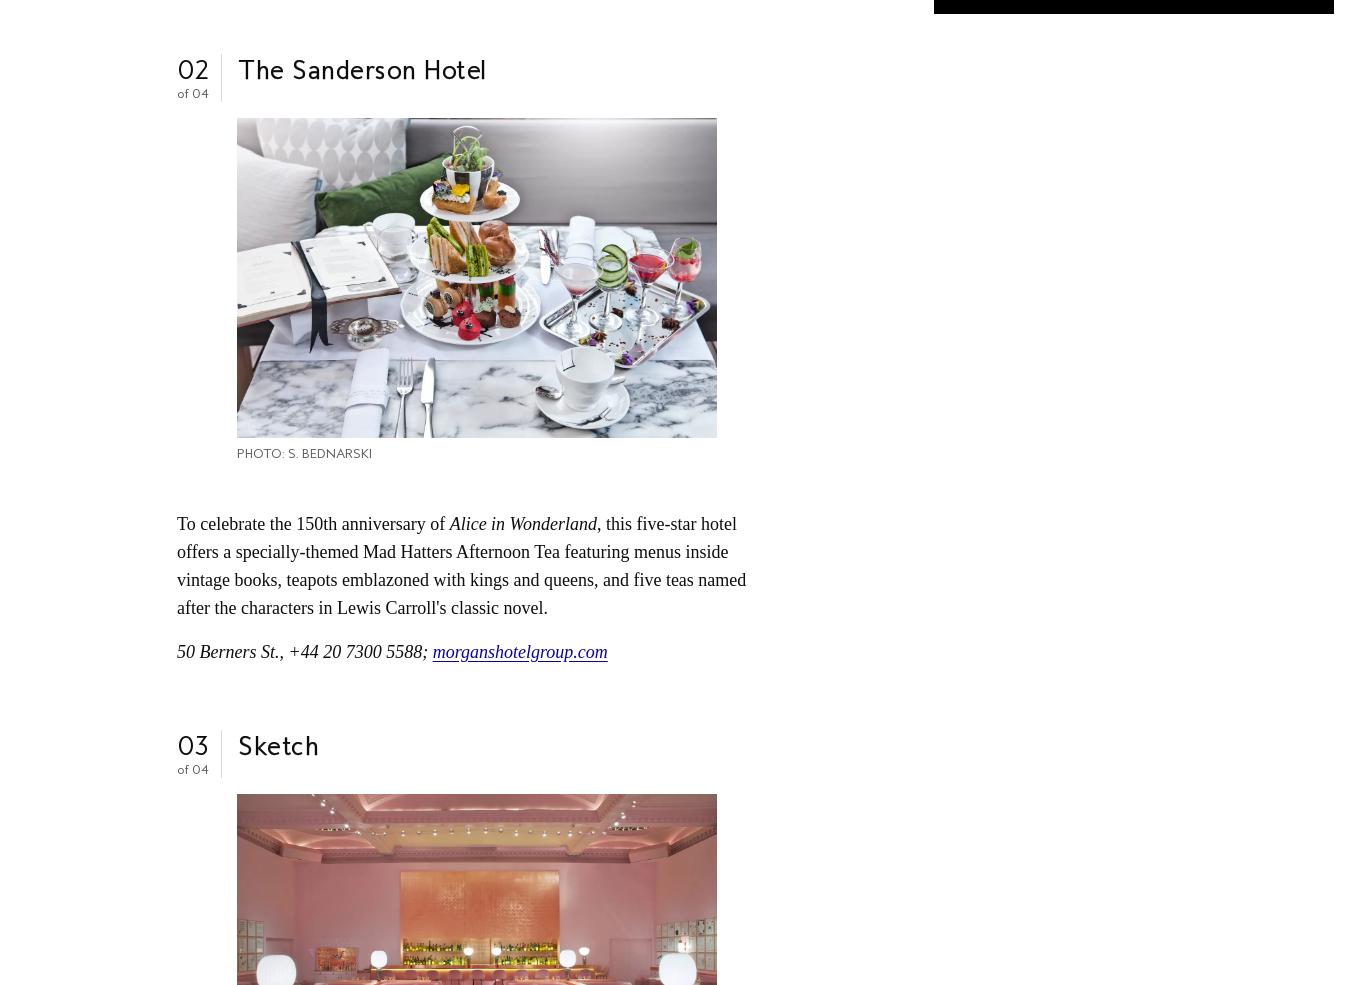 The width and height of the screenshot is (1350, 985). I want to click on ', this five-star hotel offers a specially-themed Mad Hatters Afternoon Tea featuring menus inside vintage books, teapots emblazoned with kings and queens, and five teas named after the characters in Lewis Carroll's classic novel.', so click(460, 564).